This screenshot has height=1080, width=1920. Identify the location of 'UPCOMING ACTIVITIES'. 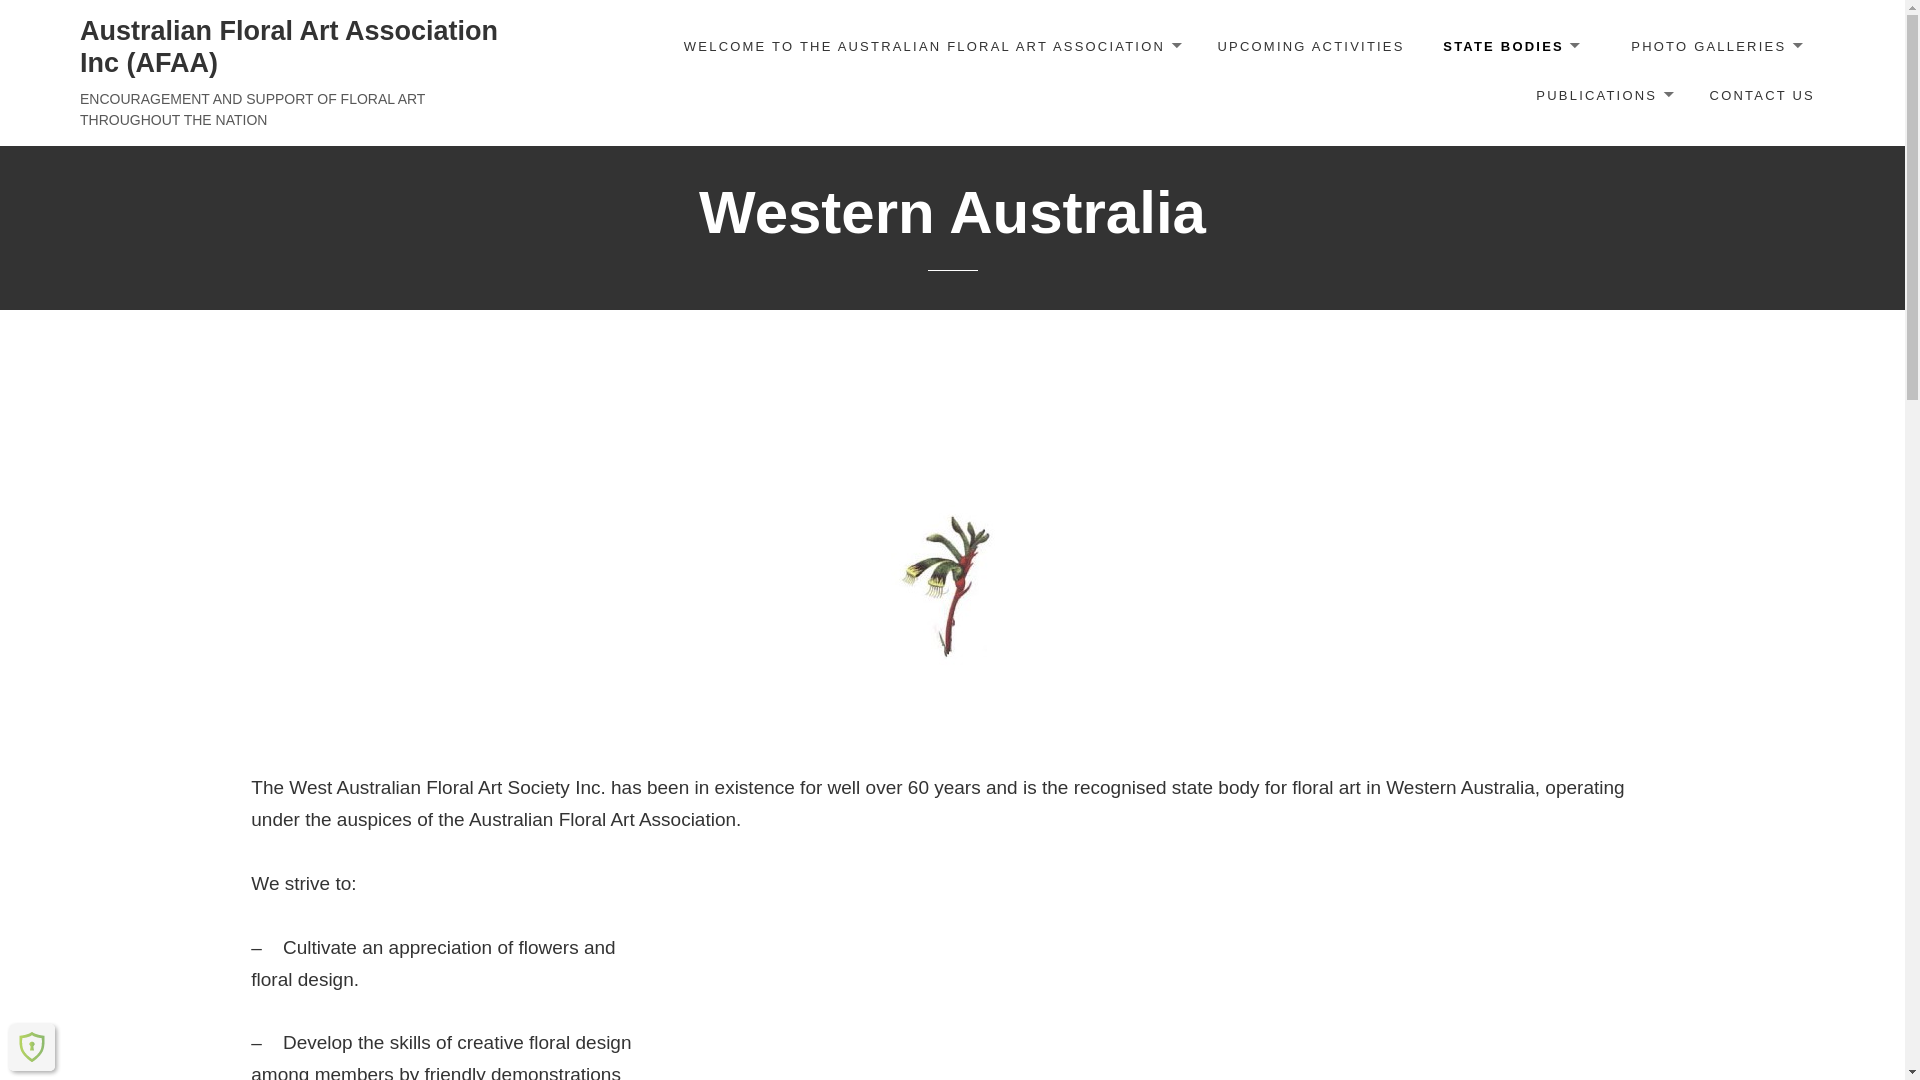
(1310, 46).